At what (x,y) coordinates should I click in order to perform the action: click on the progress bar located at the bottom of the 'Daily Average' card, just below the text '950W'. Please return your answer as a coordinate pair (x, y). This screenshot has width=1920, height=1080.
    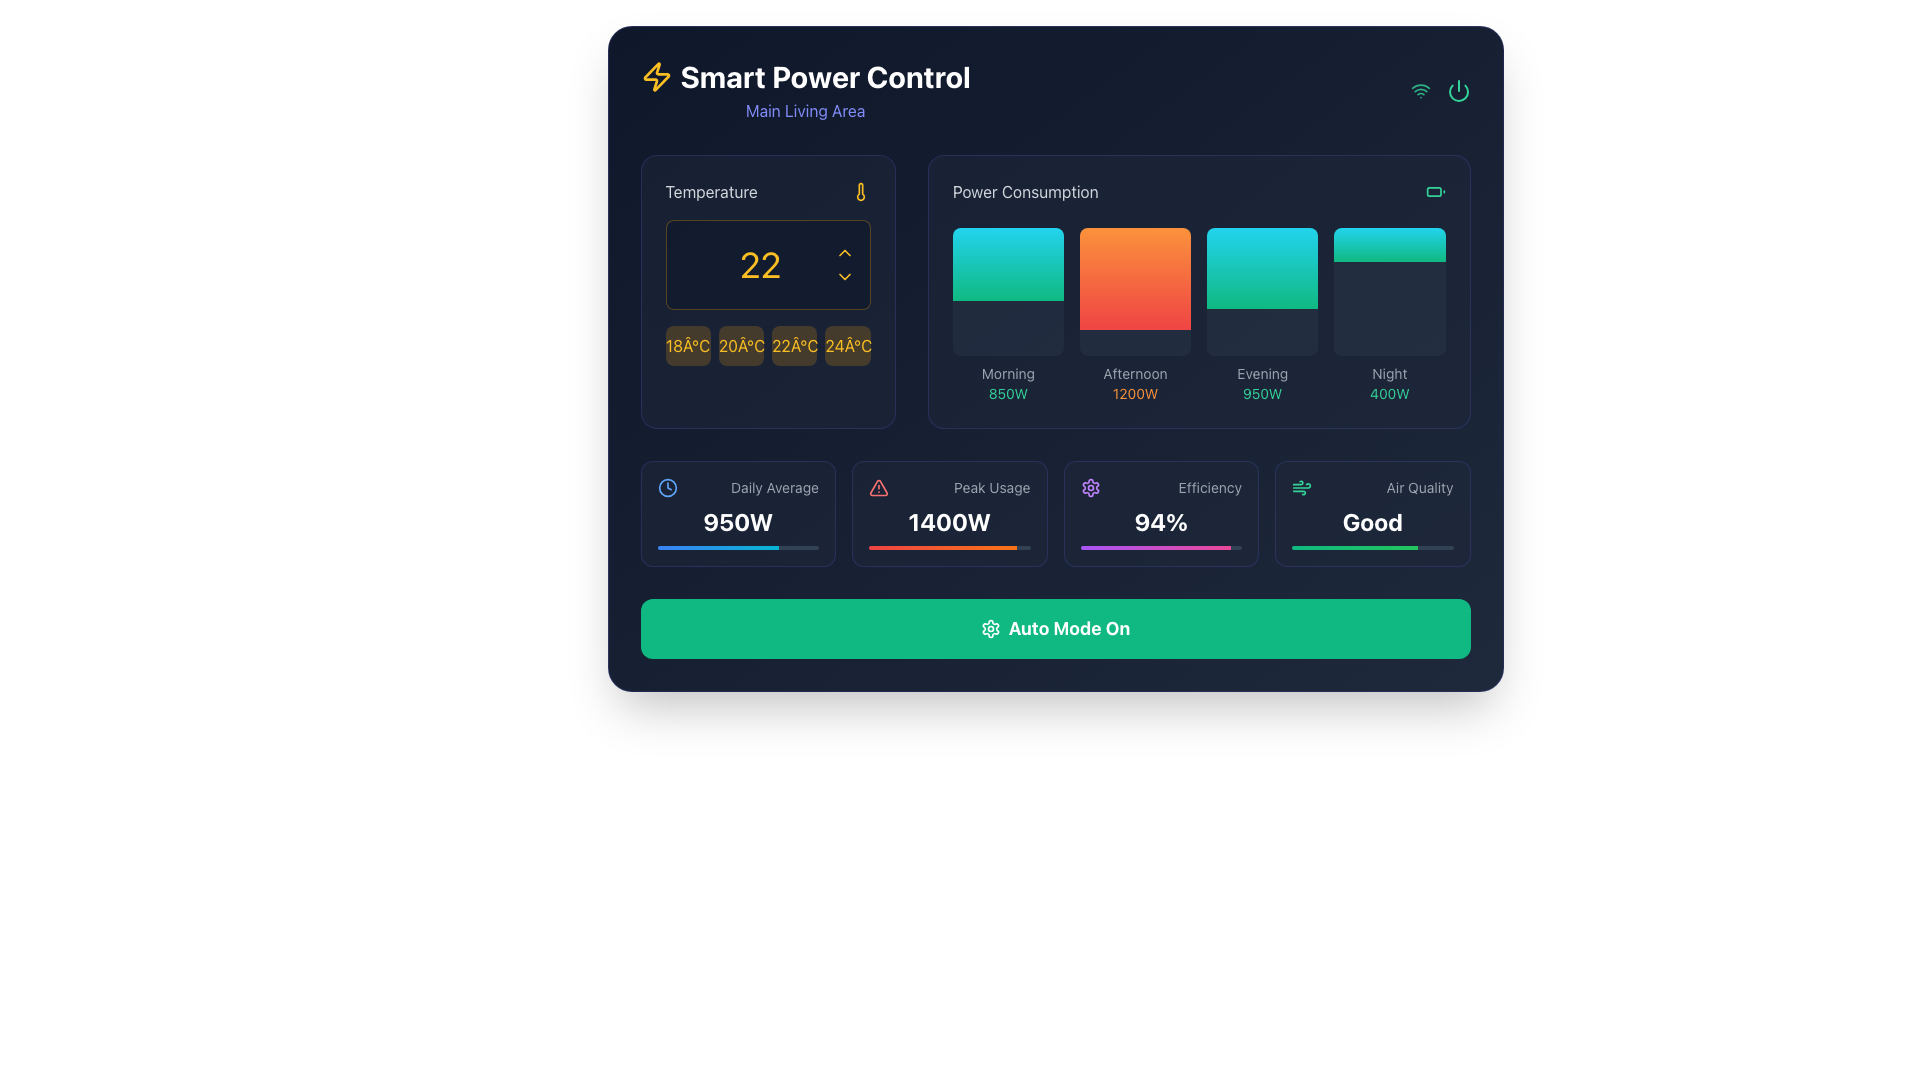
    Looking at the image, I should click on (737, 547).